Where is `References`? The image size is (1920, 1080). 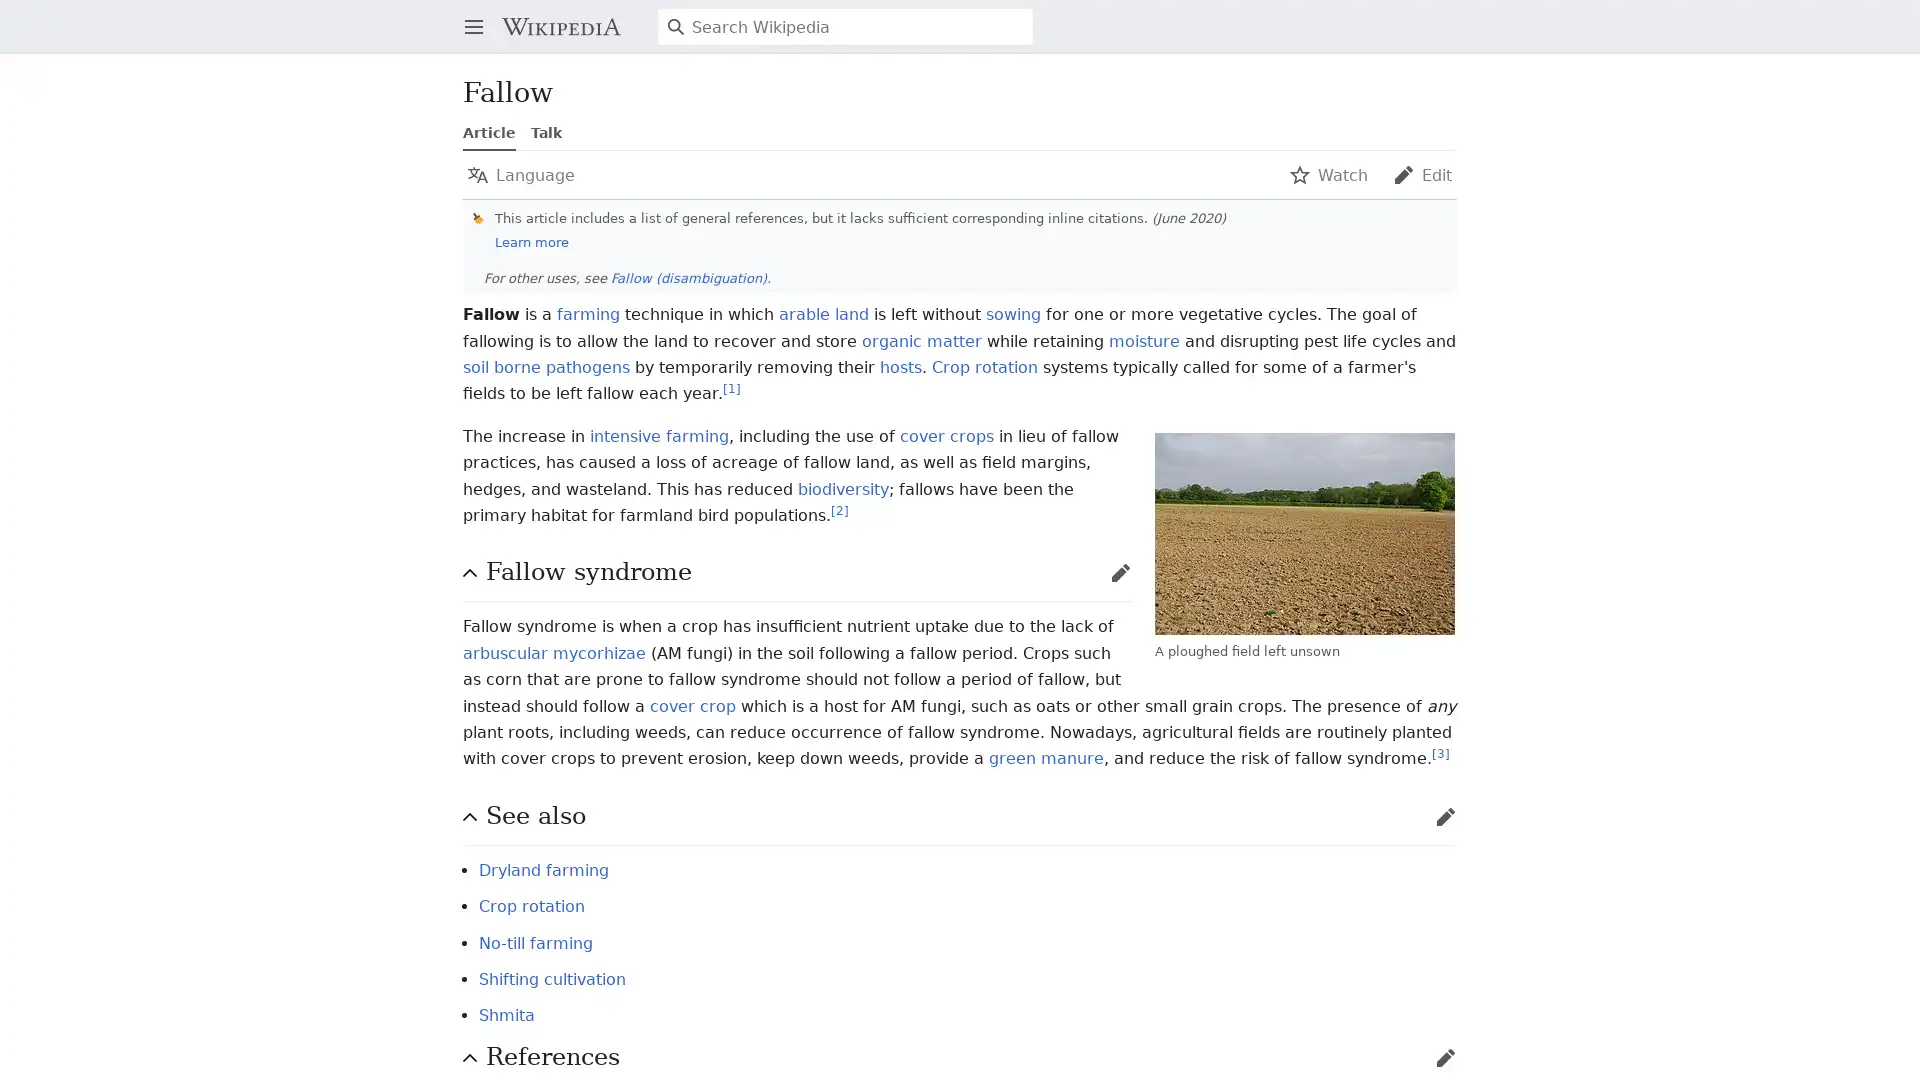 References is located at coordinates (953, 1055).